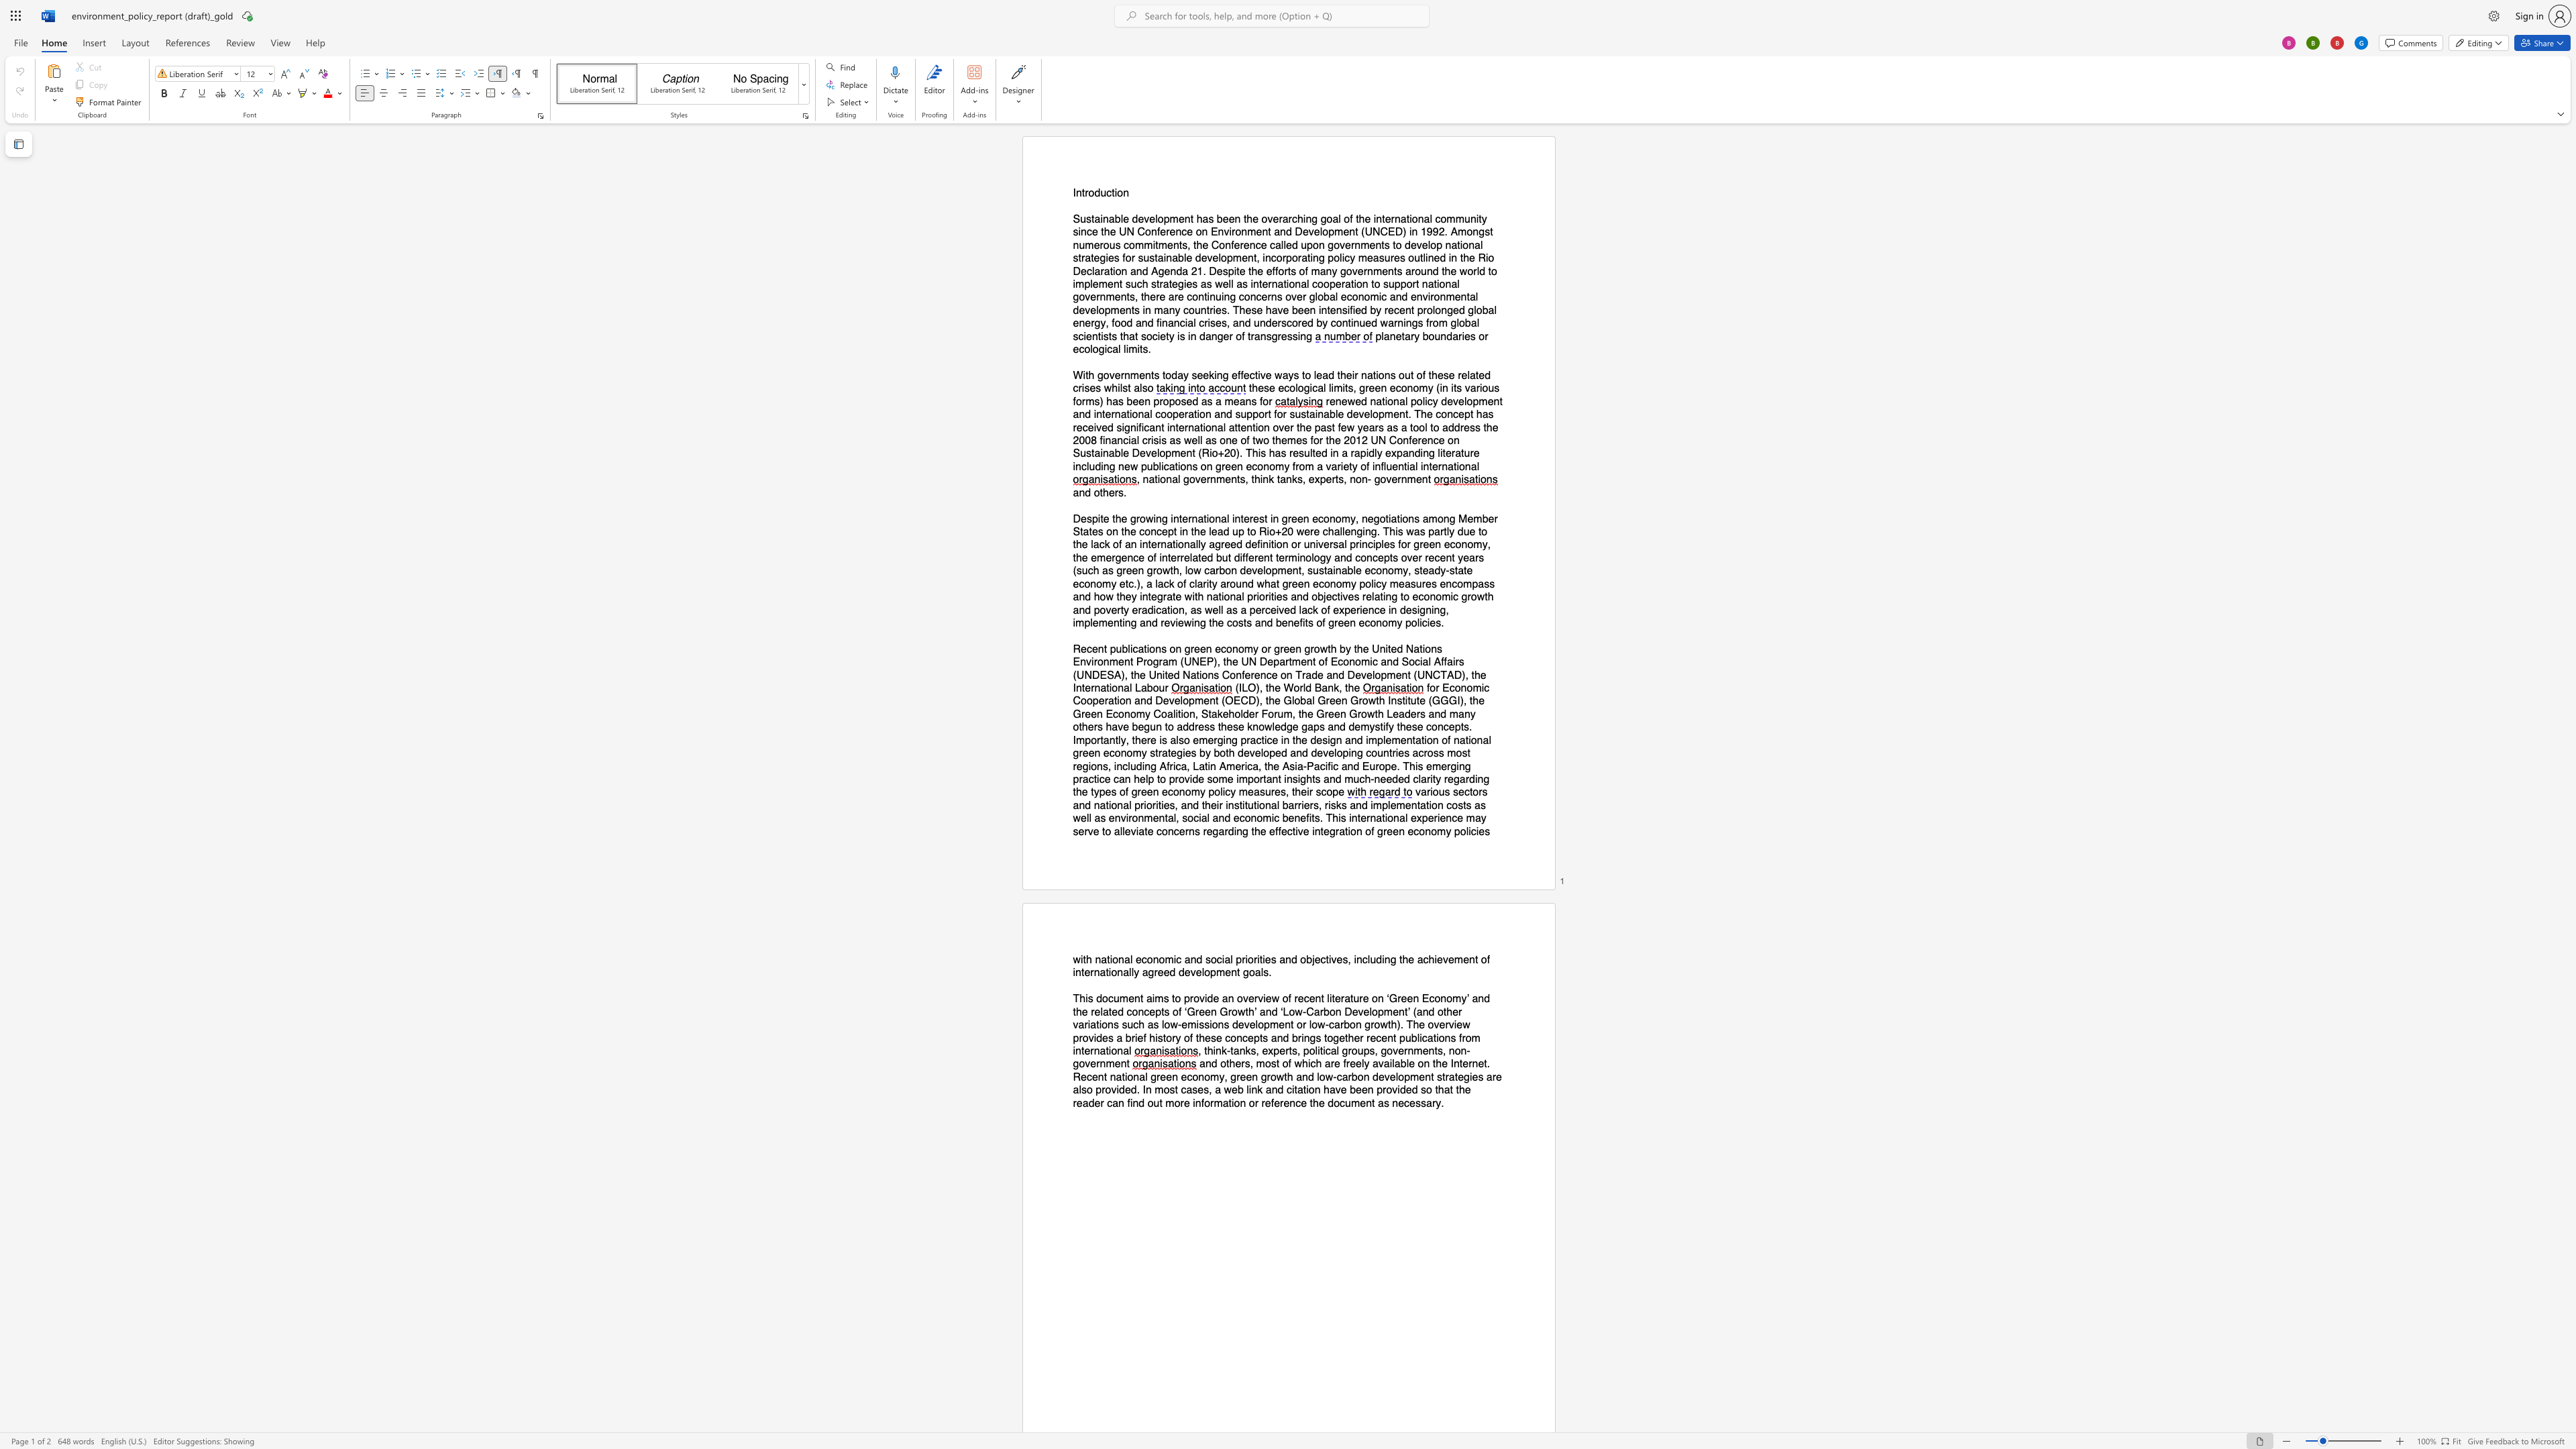 This screenshot has width=2576, height=1449. Describe the element at coordinates (1079, 231) in the screenshot. I see `the 6th character "i" in the text` at that location.